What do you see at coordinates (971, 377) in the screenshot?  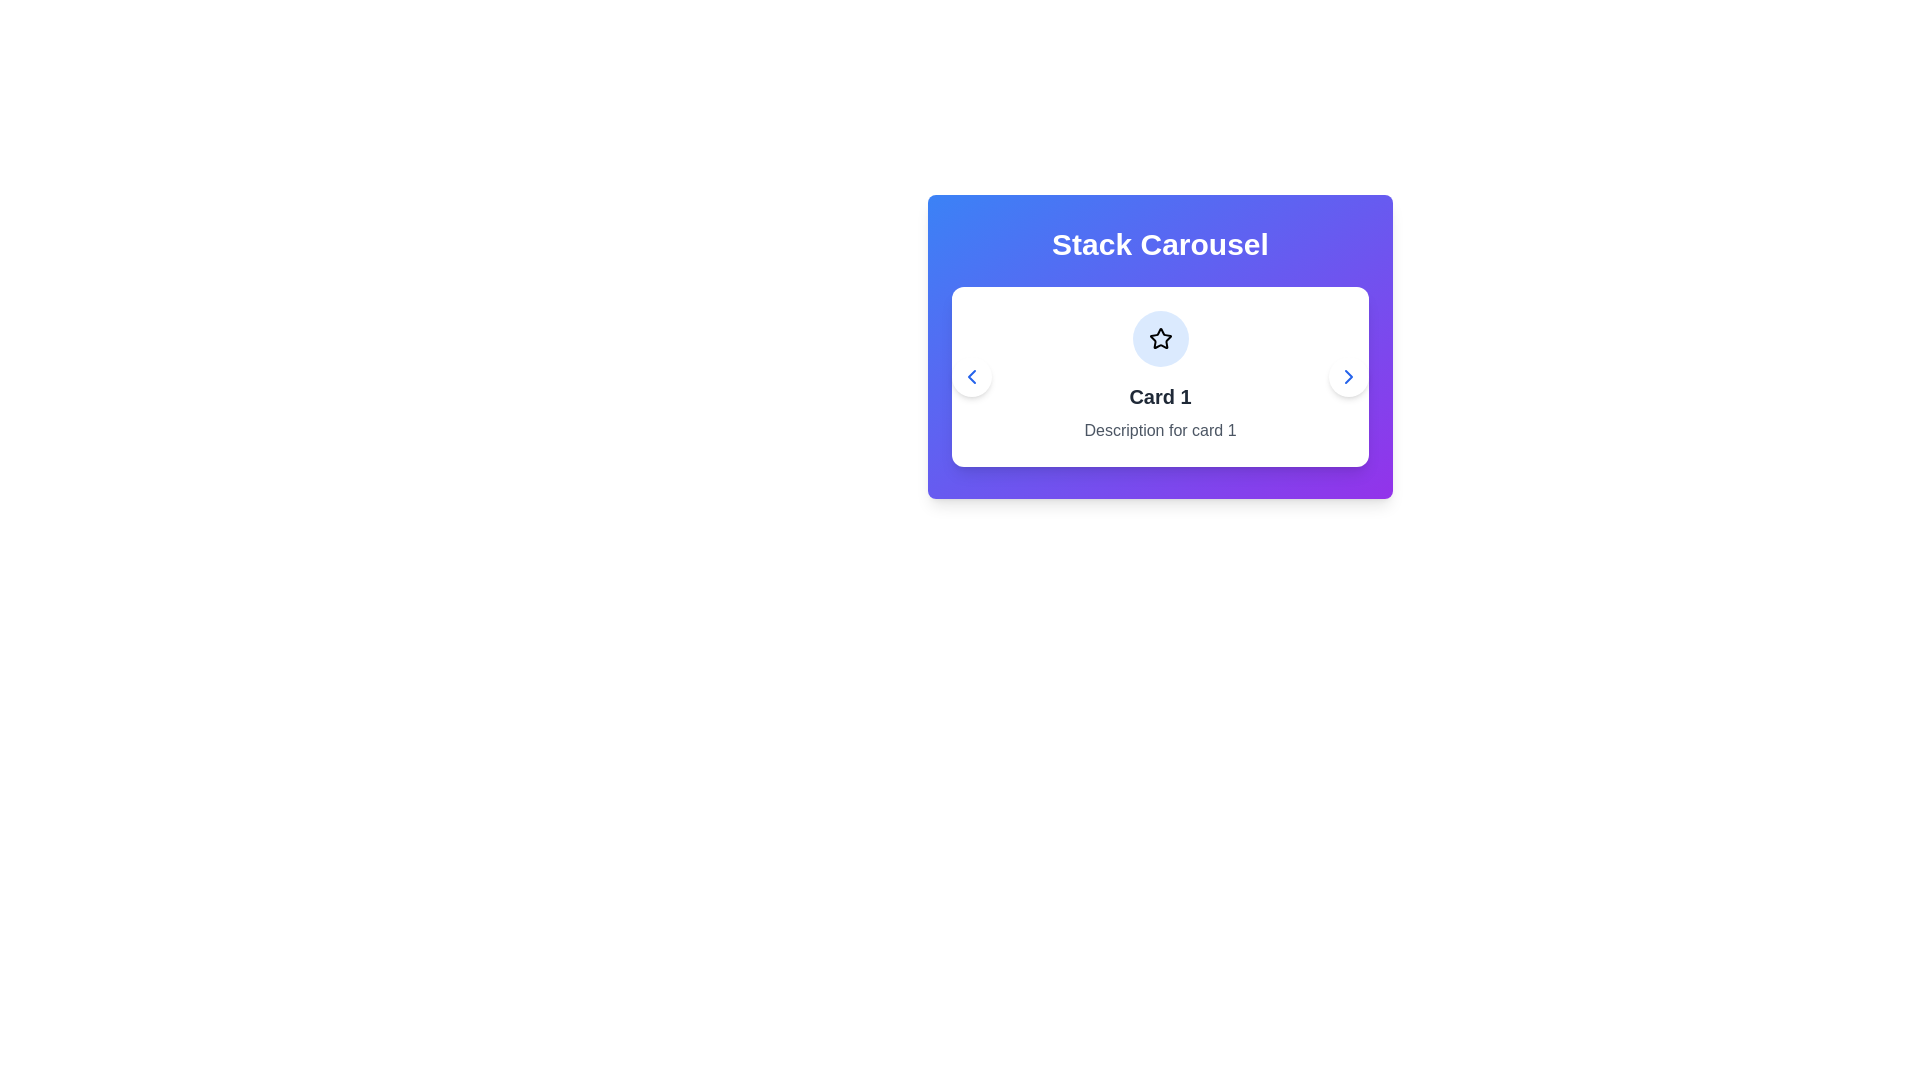 I see `the left-side navigation button` at bounding box center [971, 377].